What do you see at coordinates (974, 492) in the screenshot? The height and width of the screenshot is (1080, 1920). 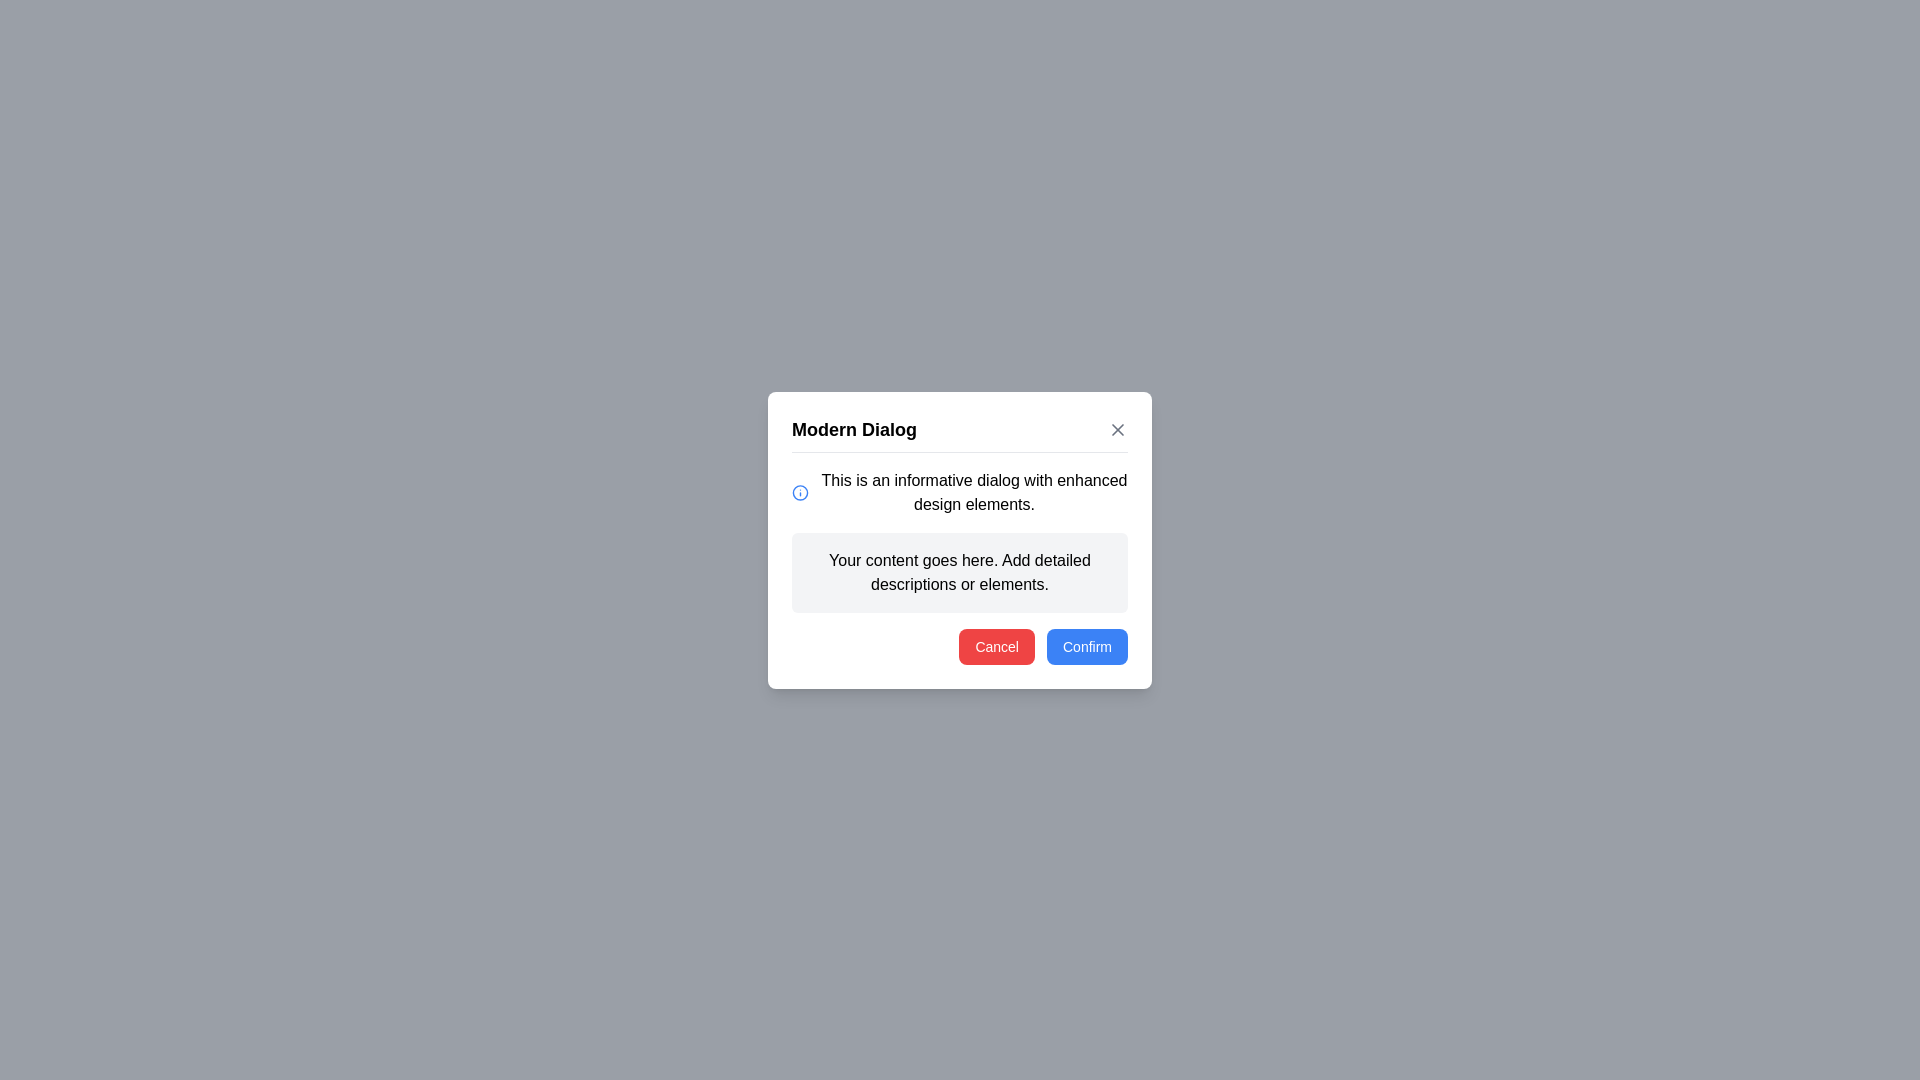 I see `the text block that provides additional context or explanatory information for the dialog box, located below the title 'Modern Dialog' and aligned to the right of an icon` at bounding box center [974, 492].